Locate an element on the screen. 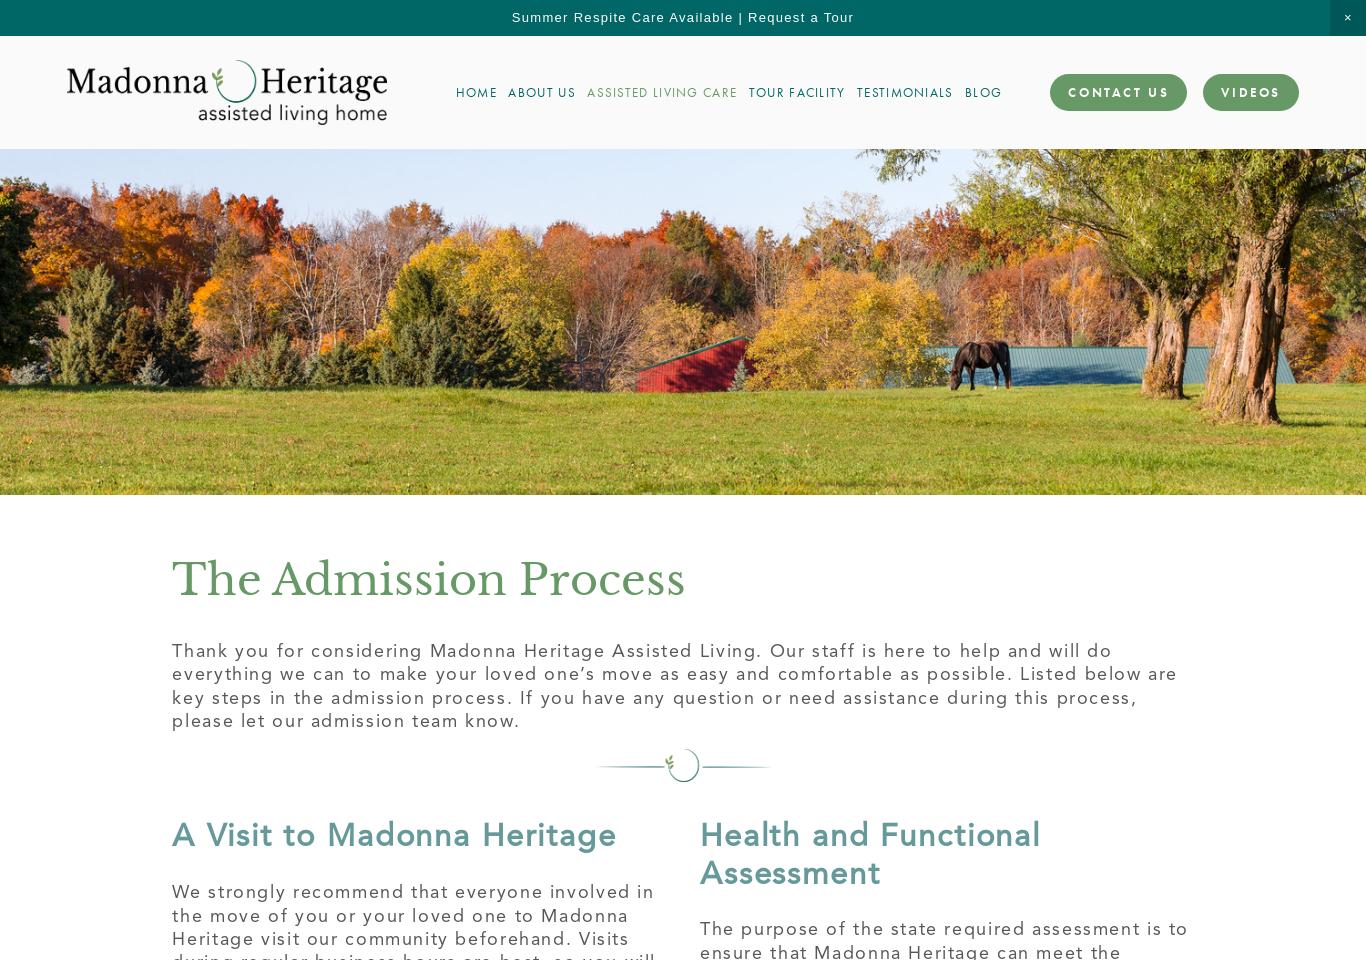 Image resolution: width=1366 pixels, height=960 pixels. 'About Us' is located at coordinates (541, 92).